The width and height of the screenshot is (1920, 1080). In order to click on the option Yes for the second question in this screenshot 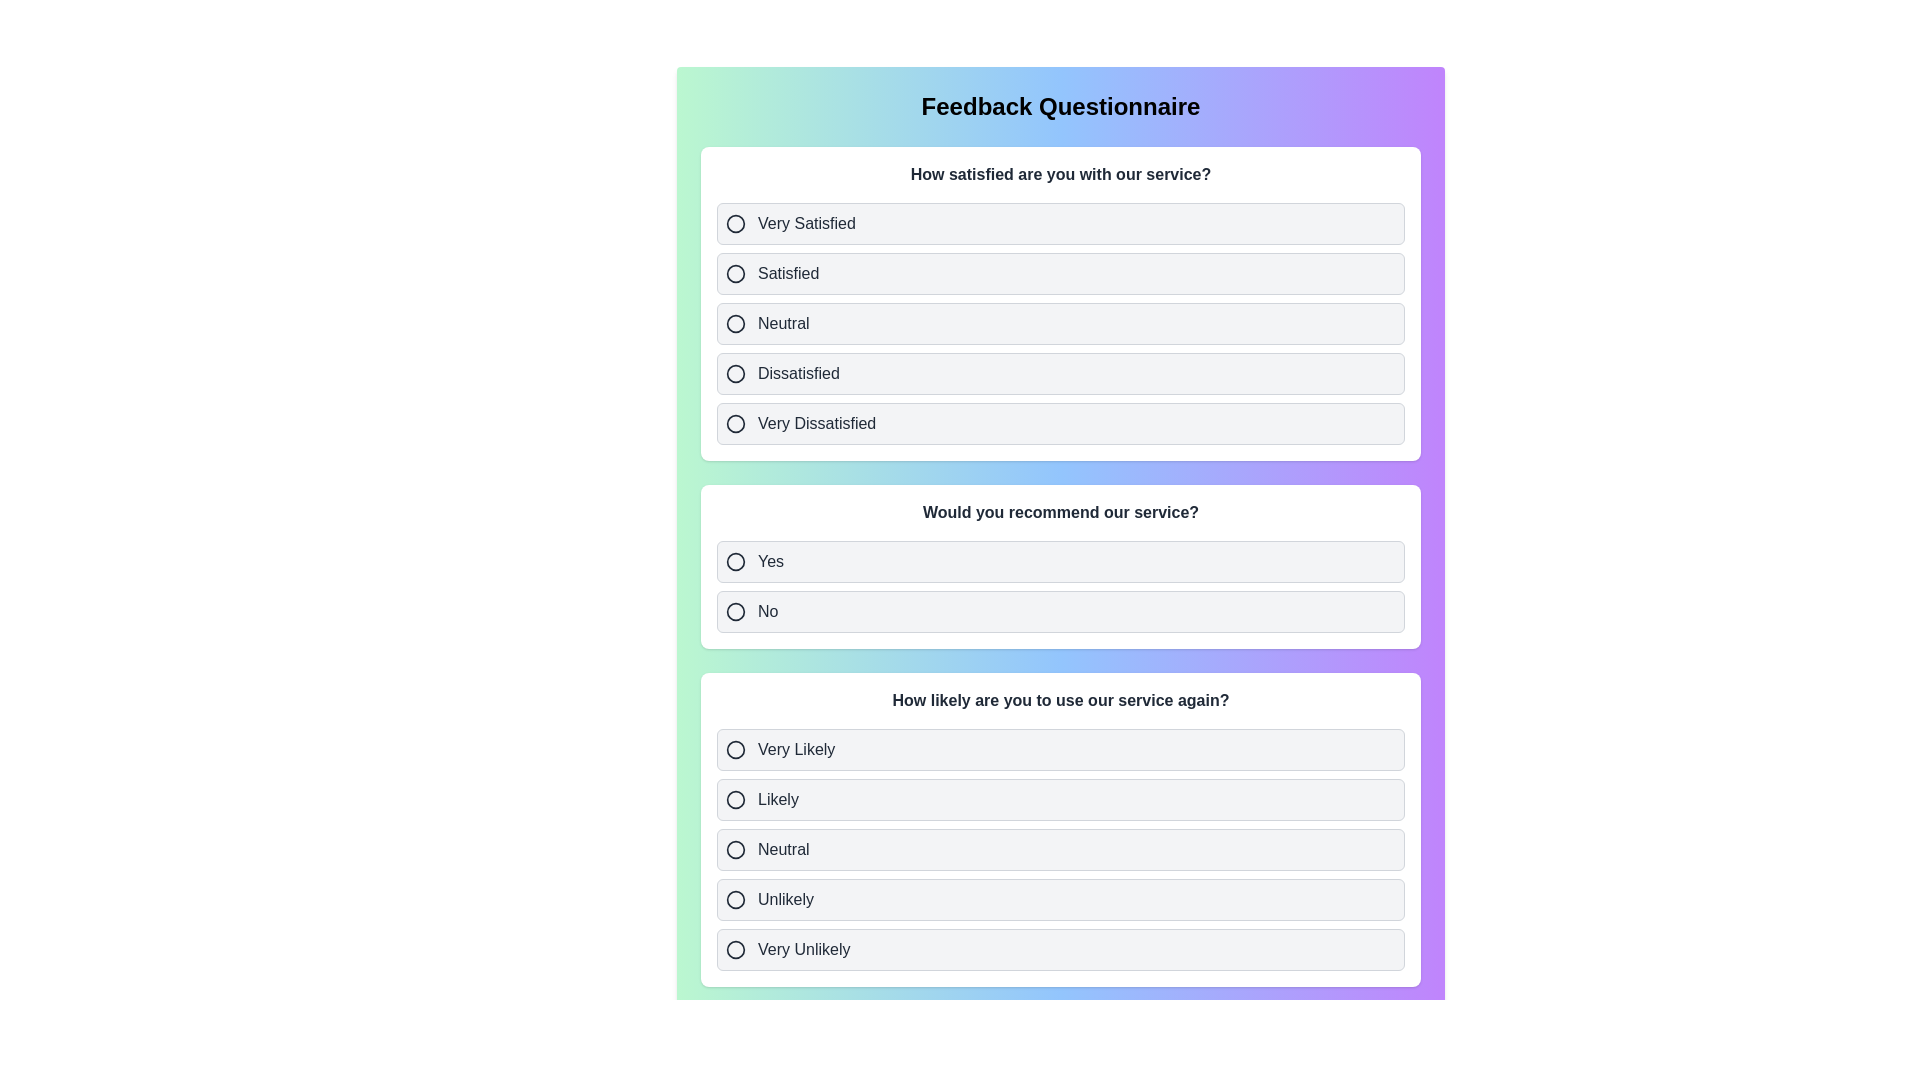, I will do `click(1059, 562)`.